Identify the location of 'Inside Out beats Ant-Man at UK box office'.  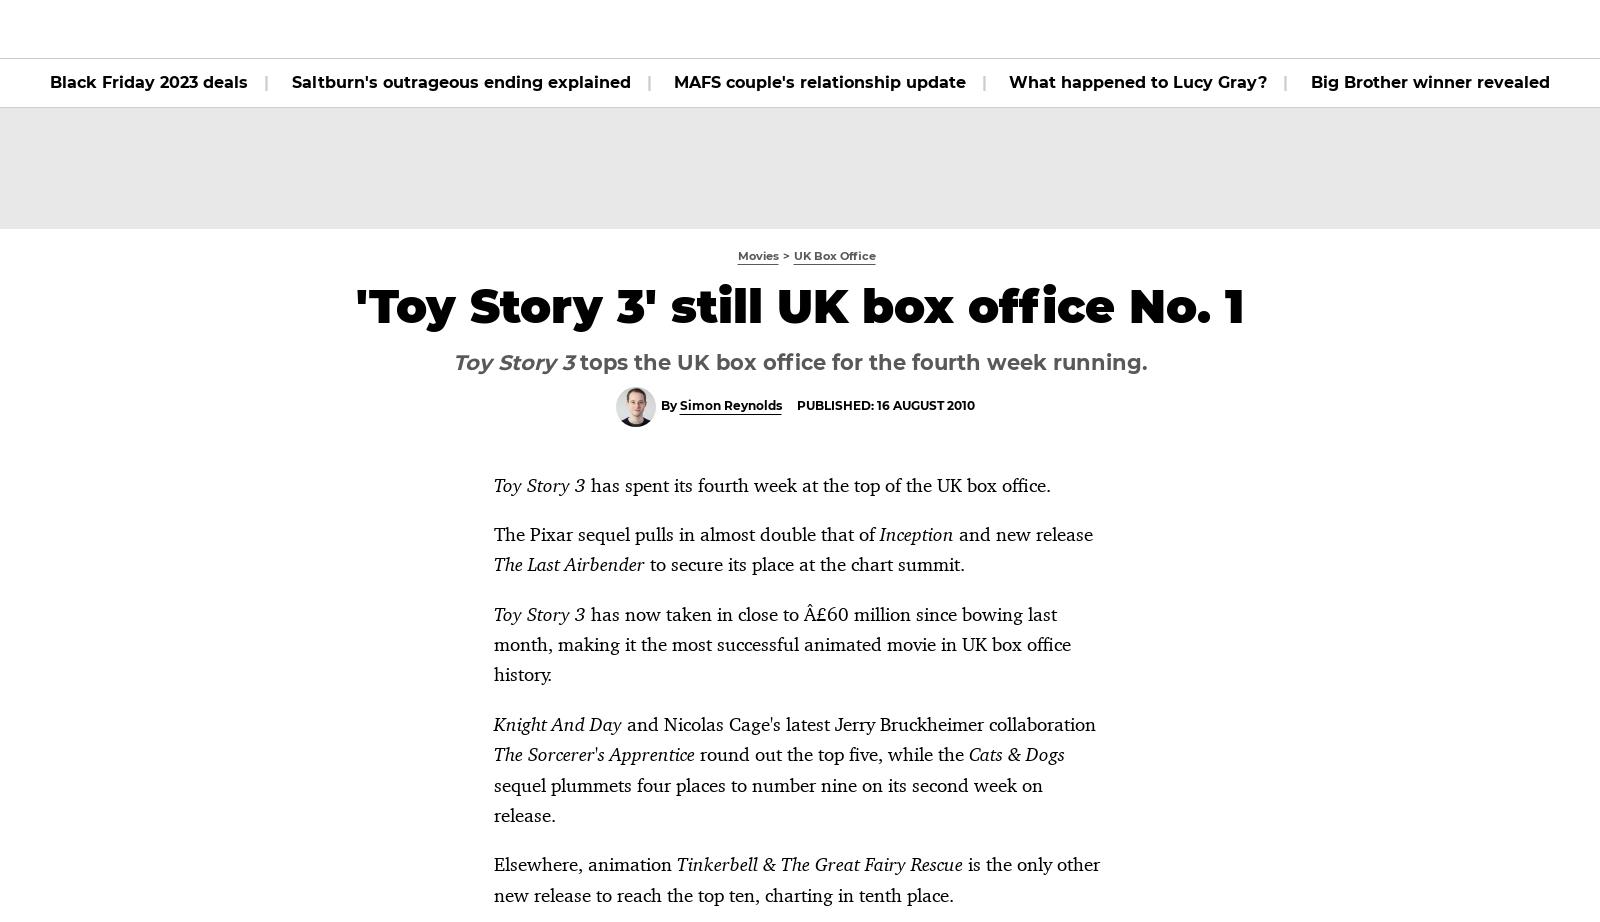
(1259, 742).